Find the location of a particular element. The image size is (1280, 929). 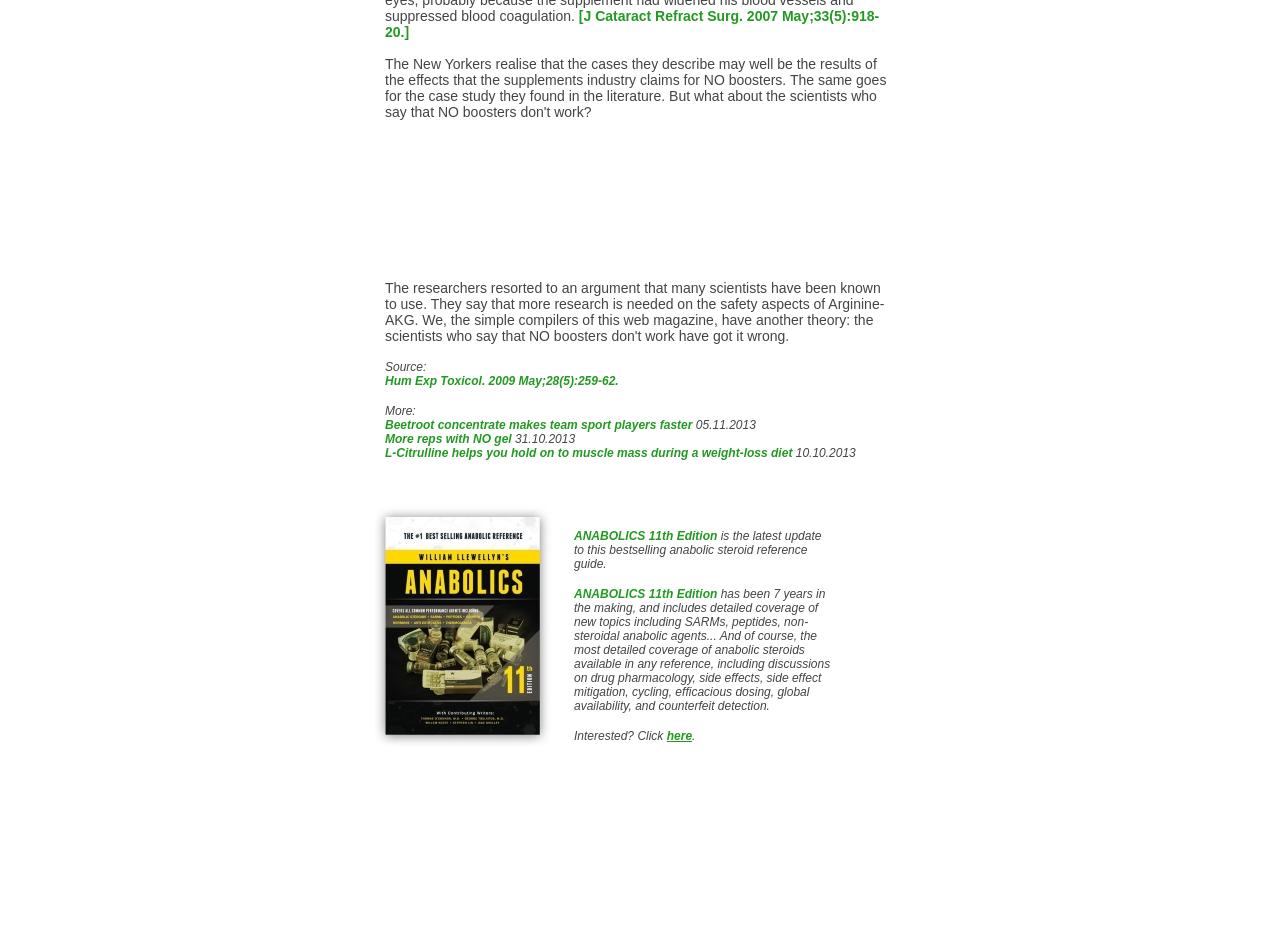

'05.11.2013' is located at coordinates (691, 424).